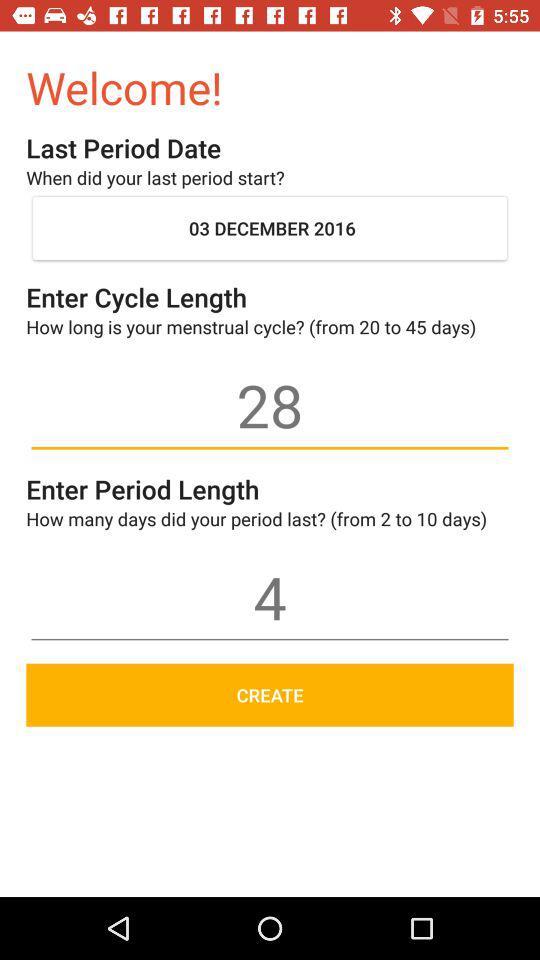  I want to click on icon above create, so click(270, 597).